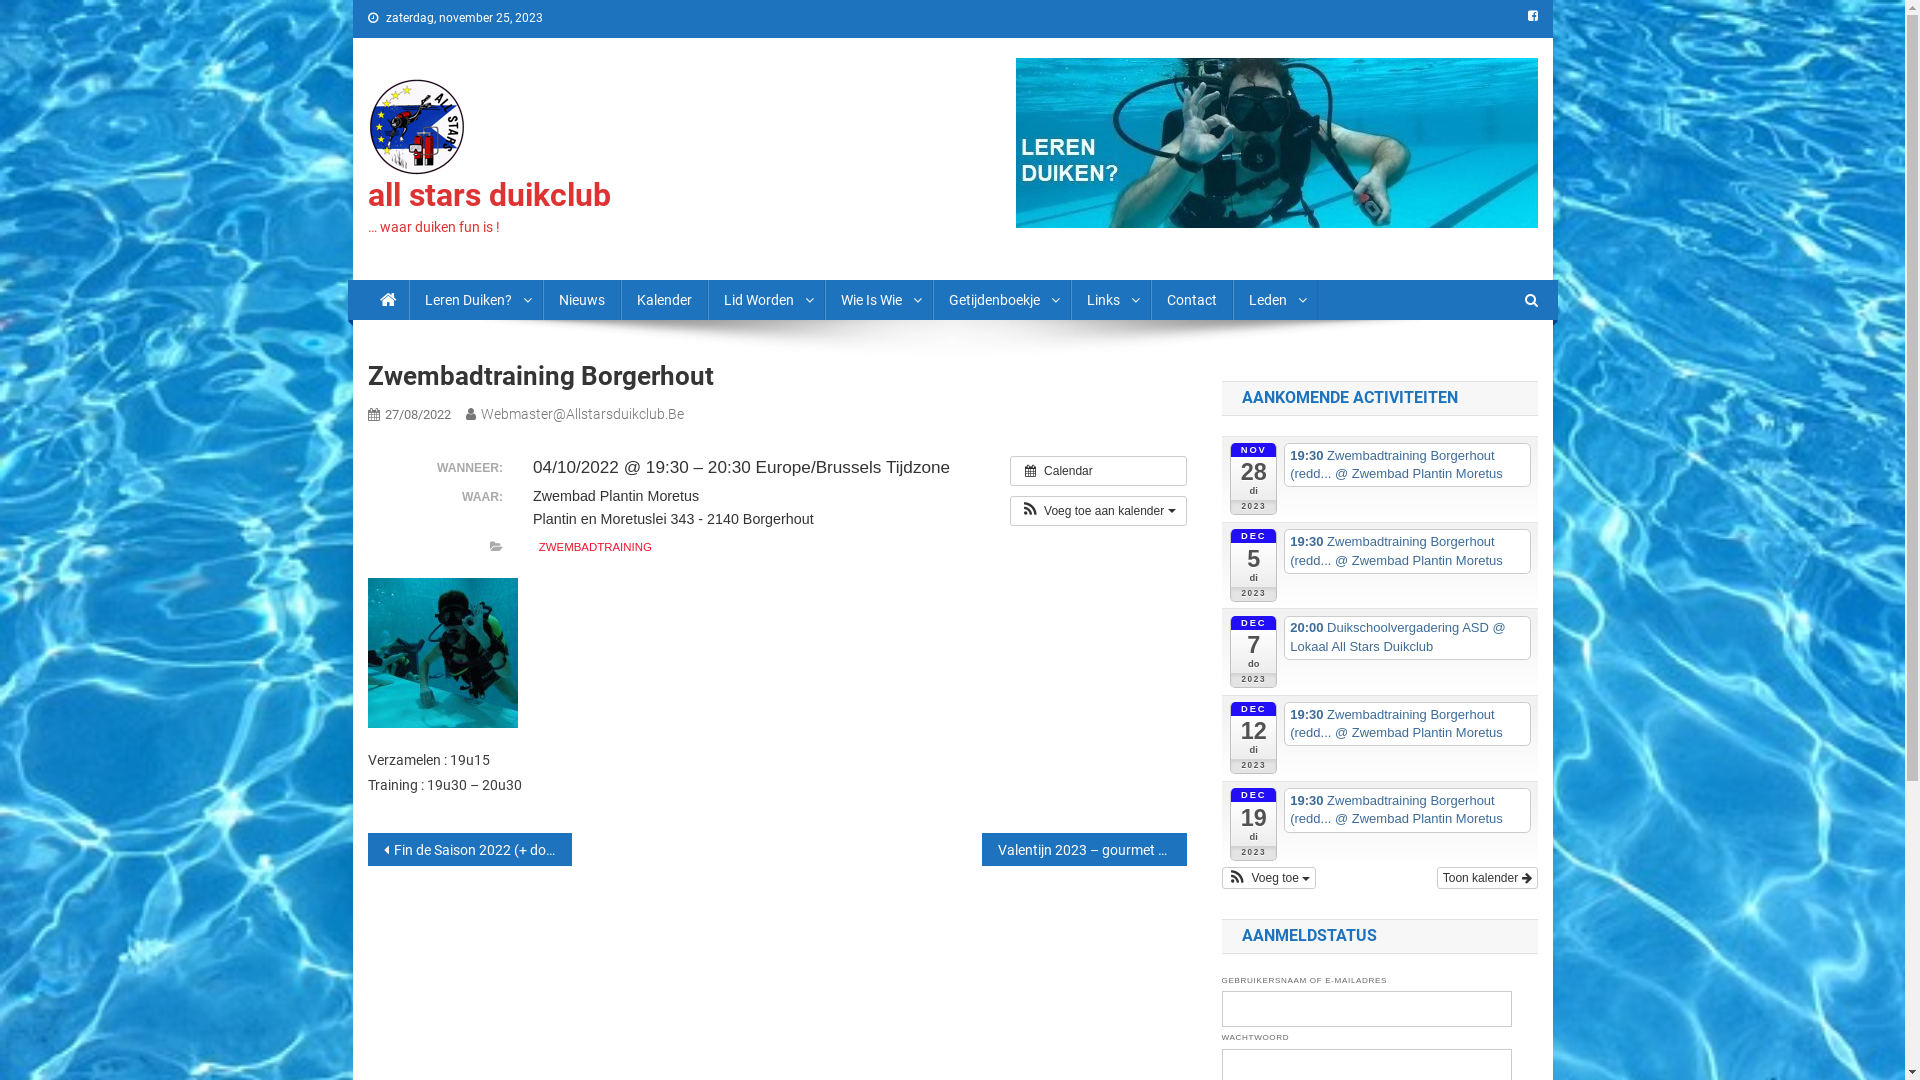 This screenshot has width=1920, height=1080. Describe the element at coordinates (1001, 300) in the screenshot. I see `'Getijdenboekje'` at that location.